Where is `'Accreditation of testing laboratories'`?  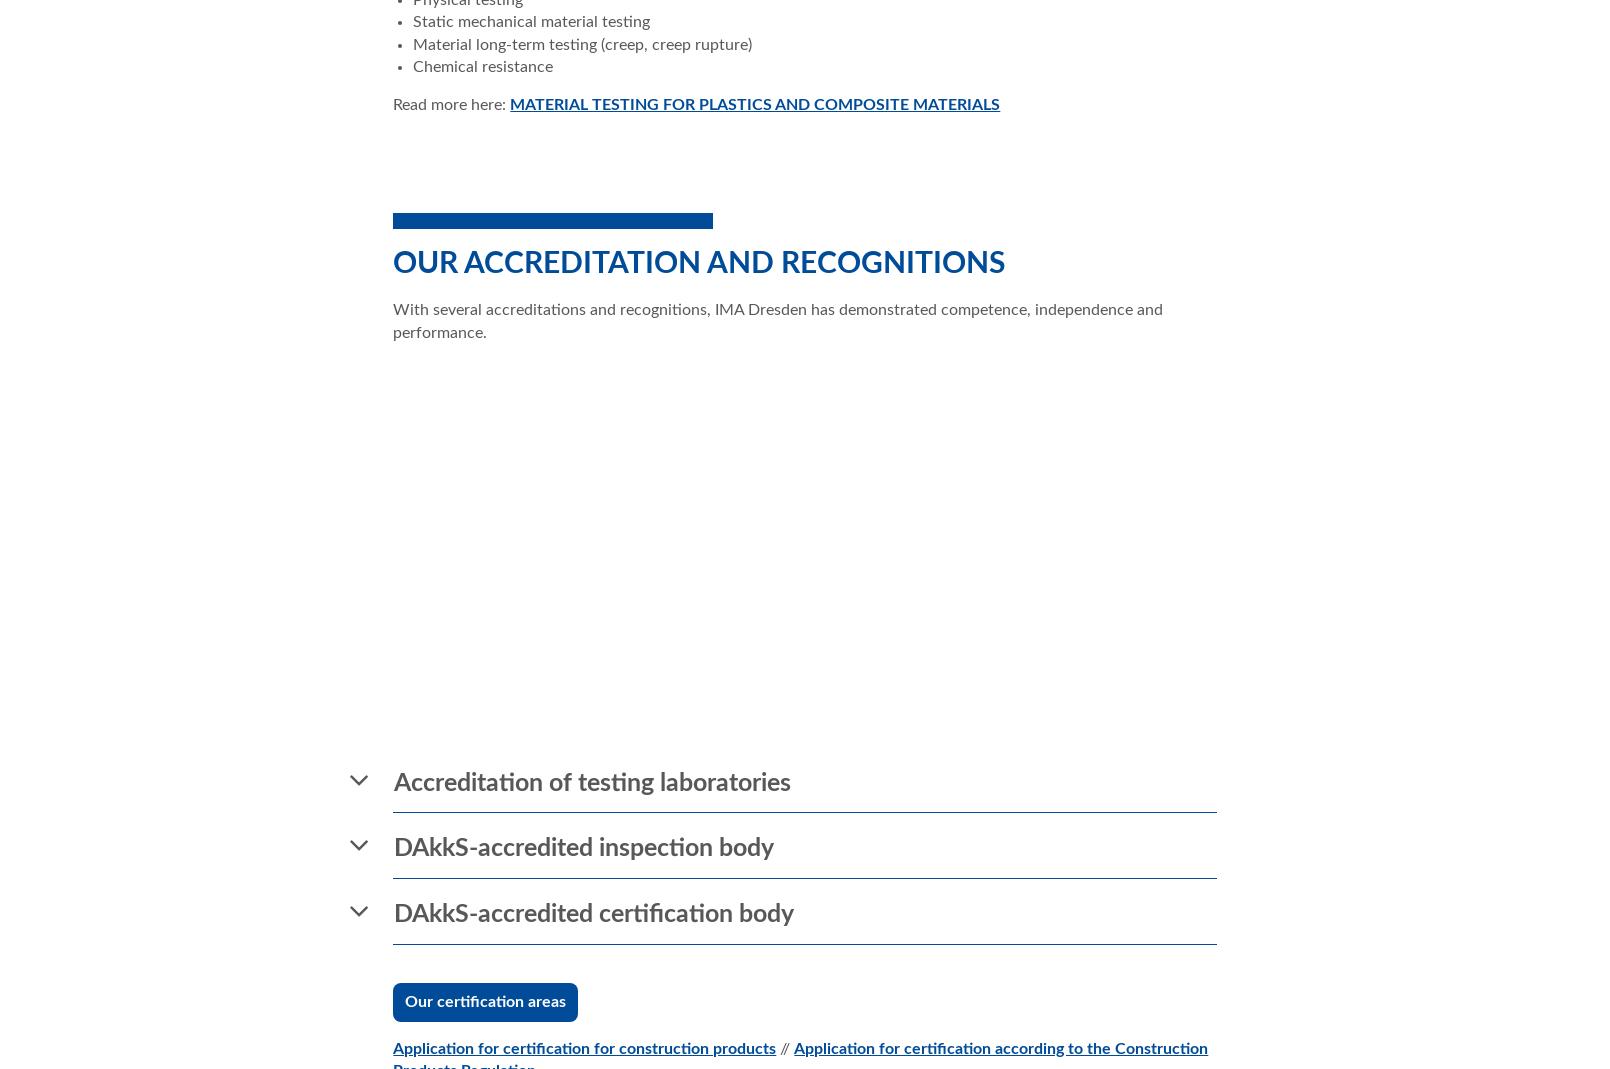 'Accreditation of testing laboratories' is located at coordinates (592, 782).